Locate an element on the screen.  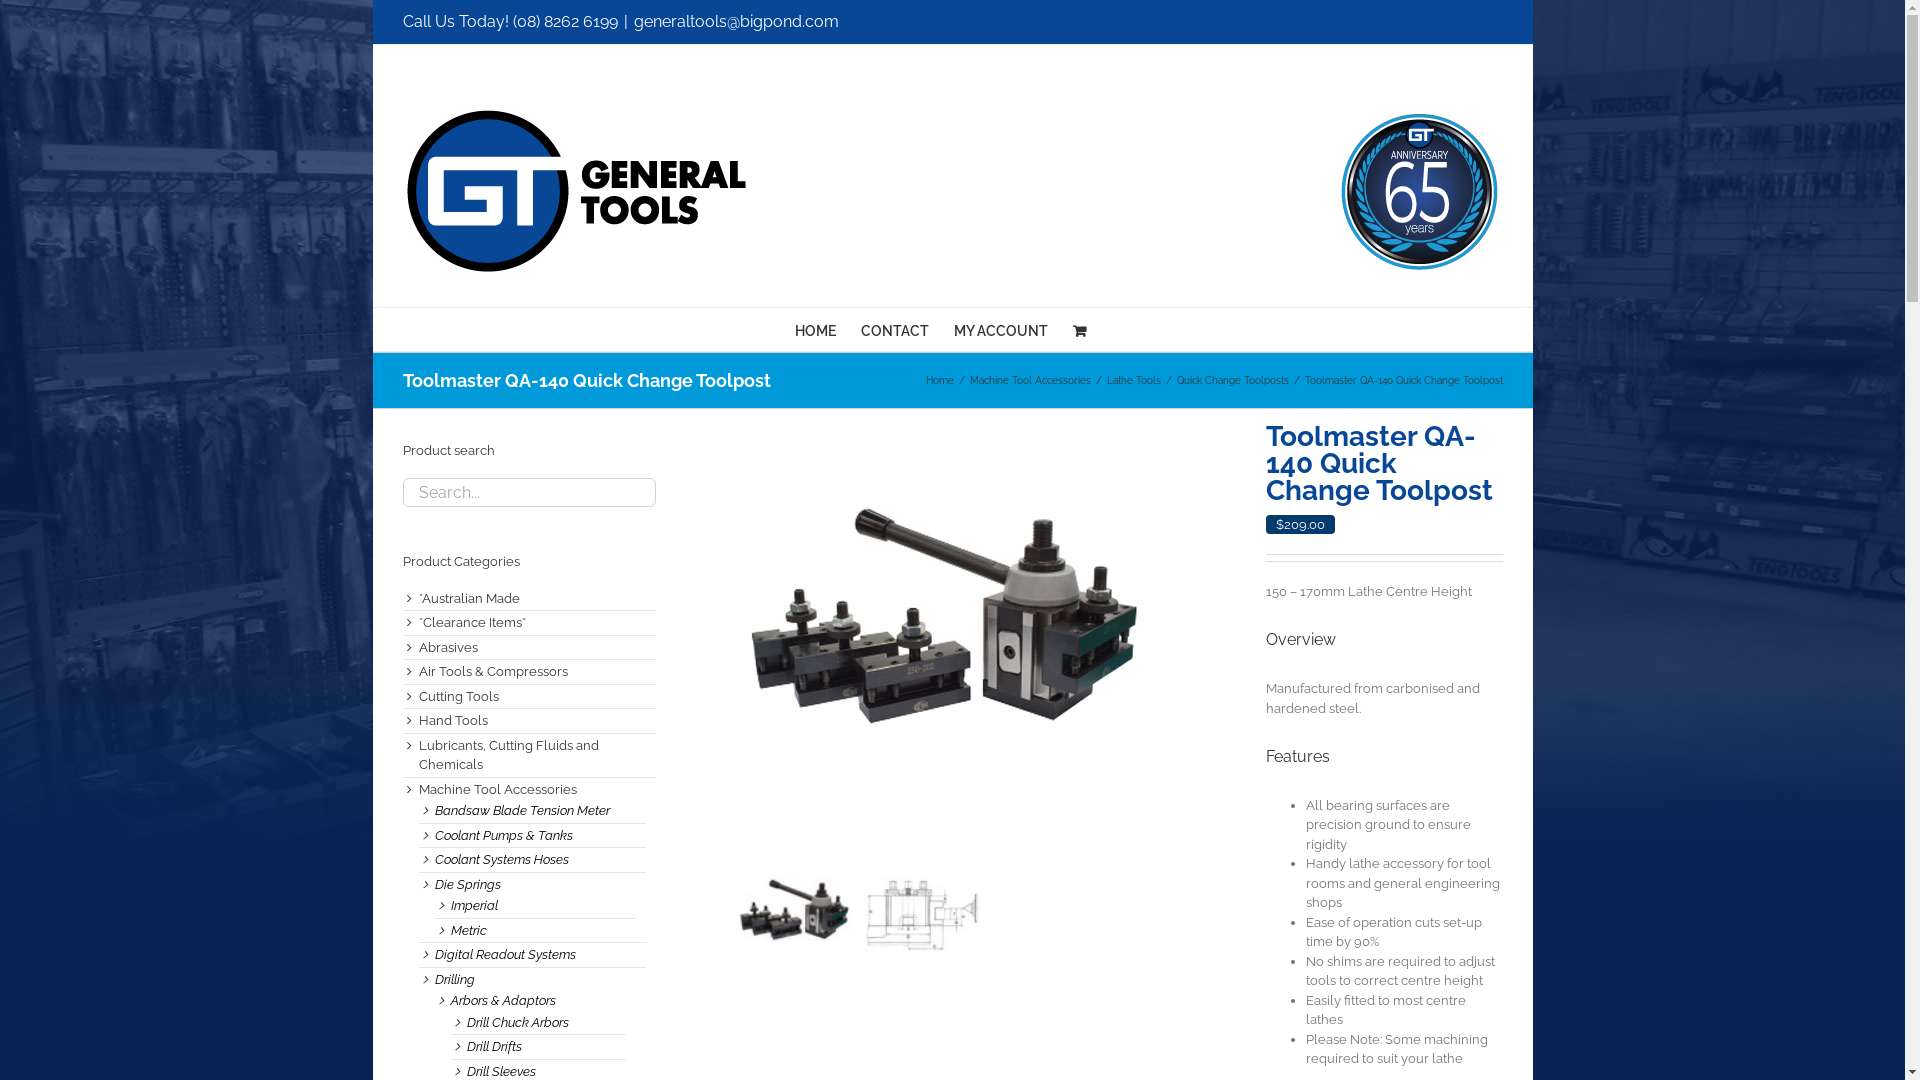
'Drill Chuck Arbors' is located at coordinates (464, 1022).